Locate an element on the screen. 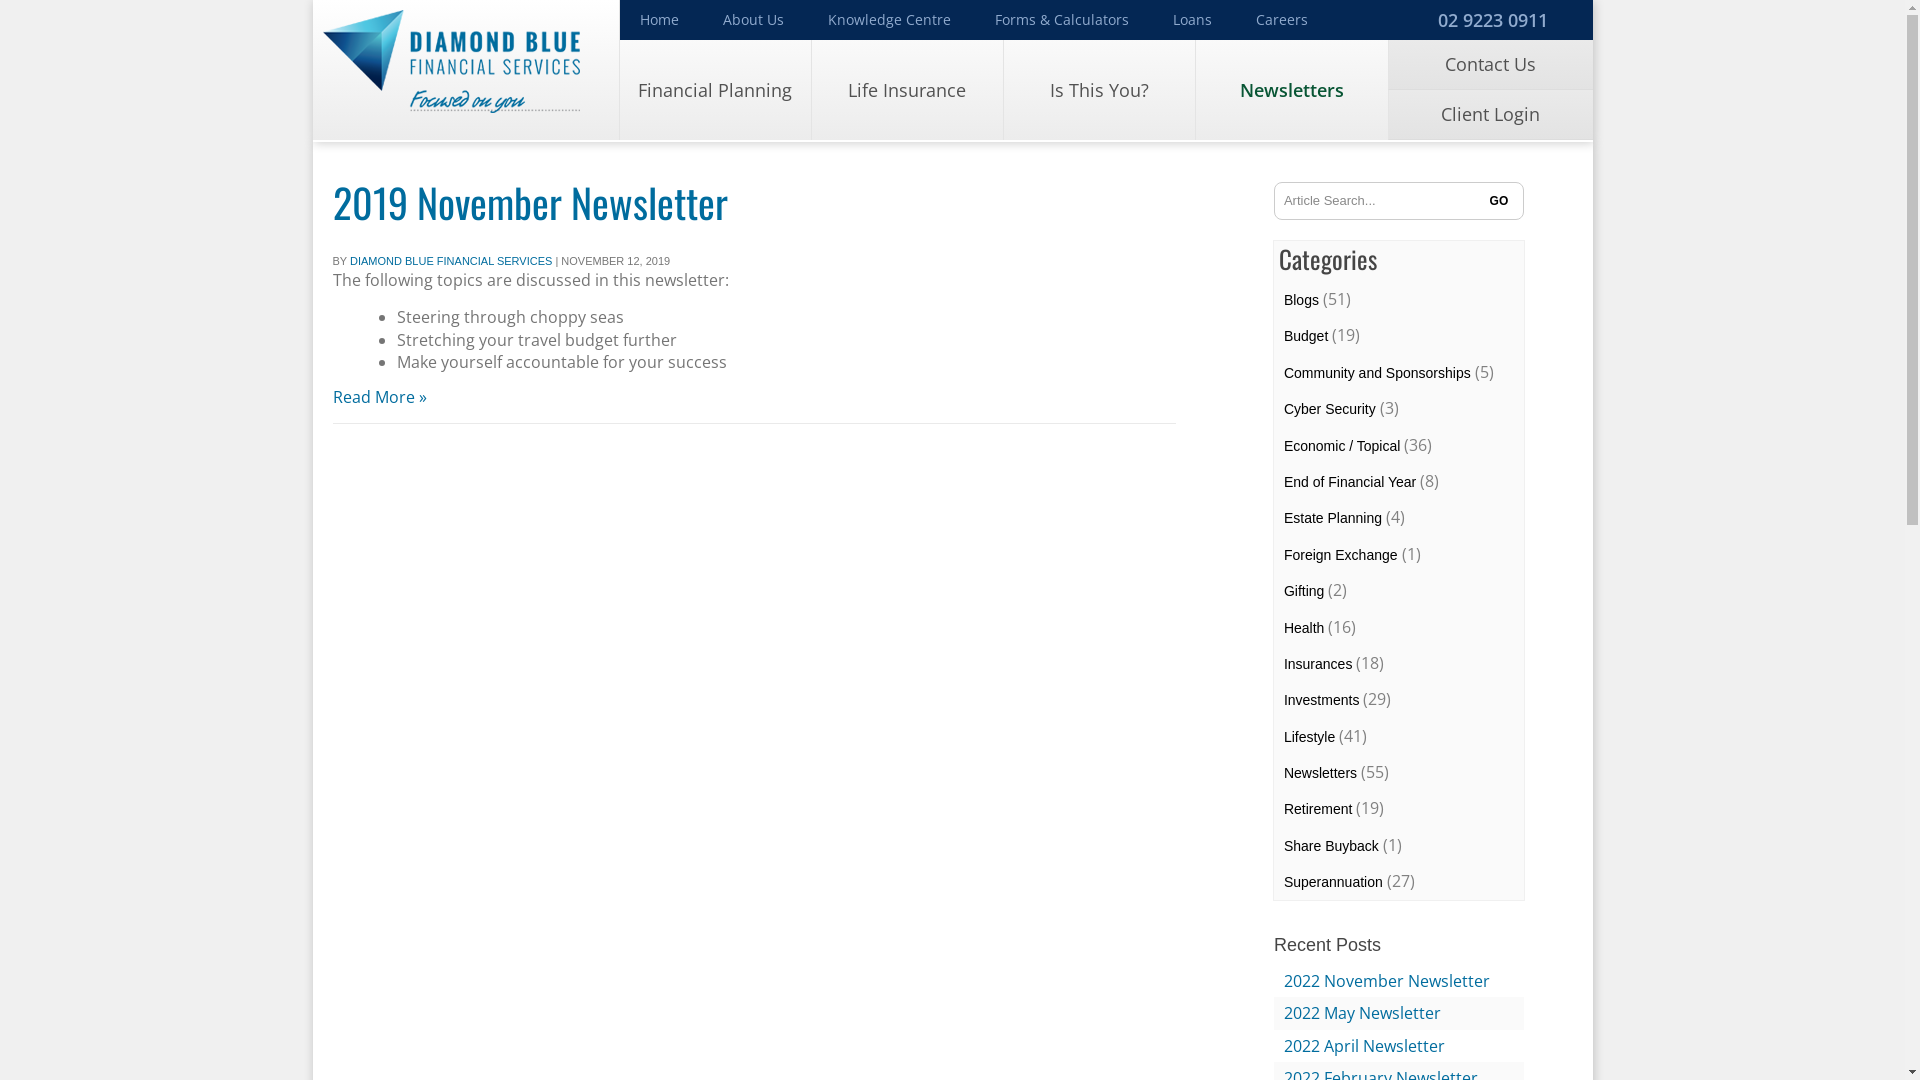 The height and width of the screenshot is (1080, 1920). 'Share Buyback' is located at coordinates (1331, 845).